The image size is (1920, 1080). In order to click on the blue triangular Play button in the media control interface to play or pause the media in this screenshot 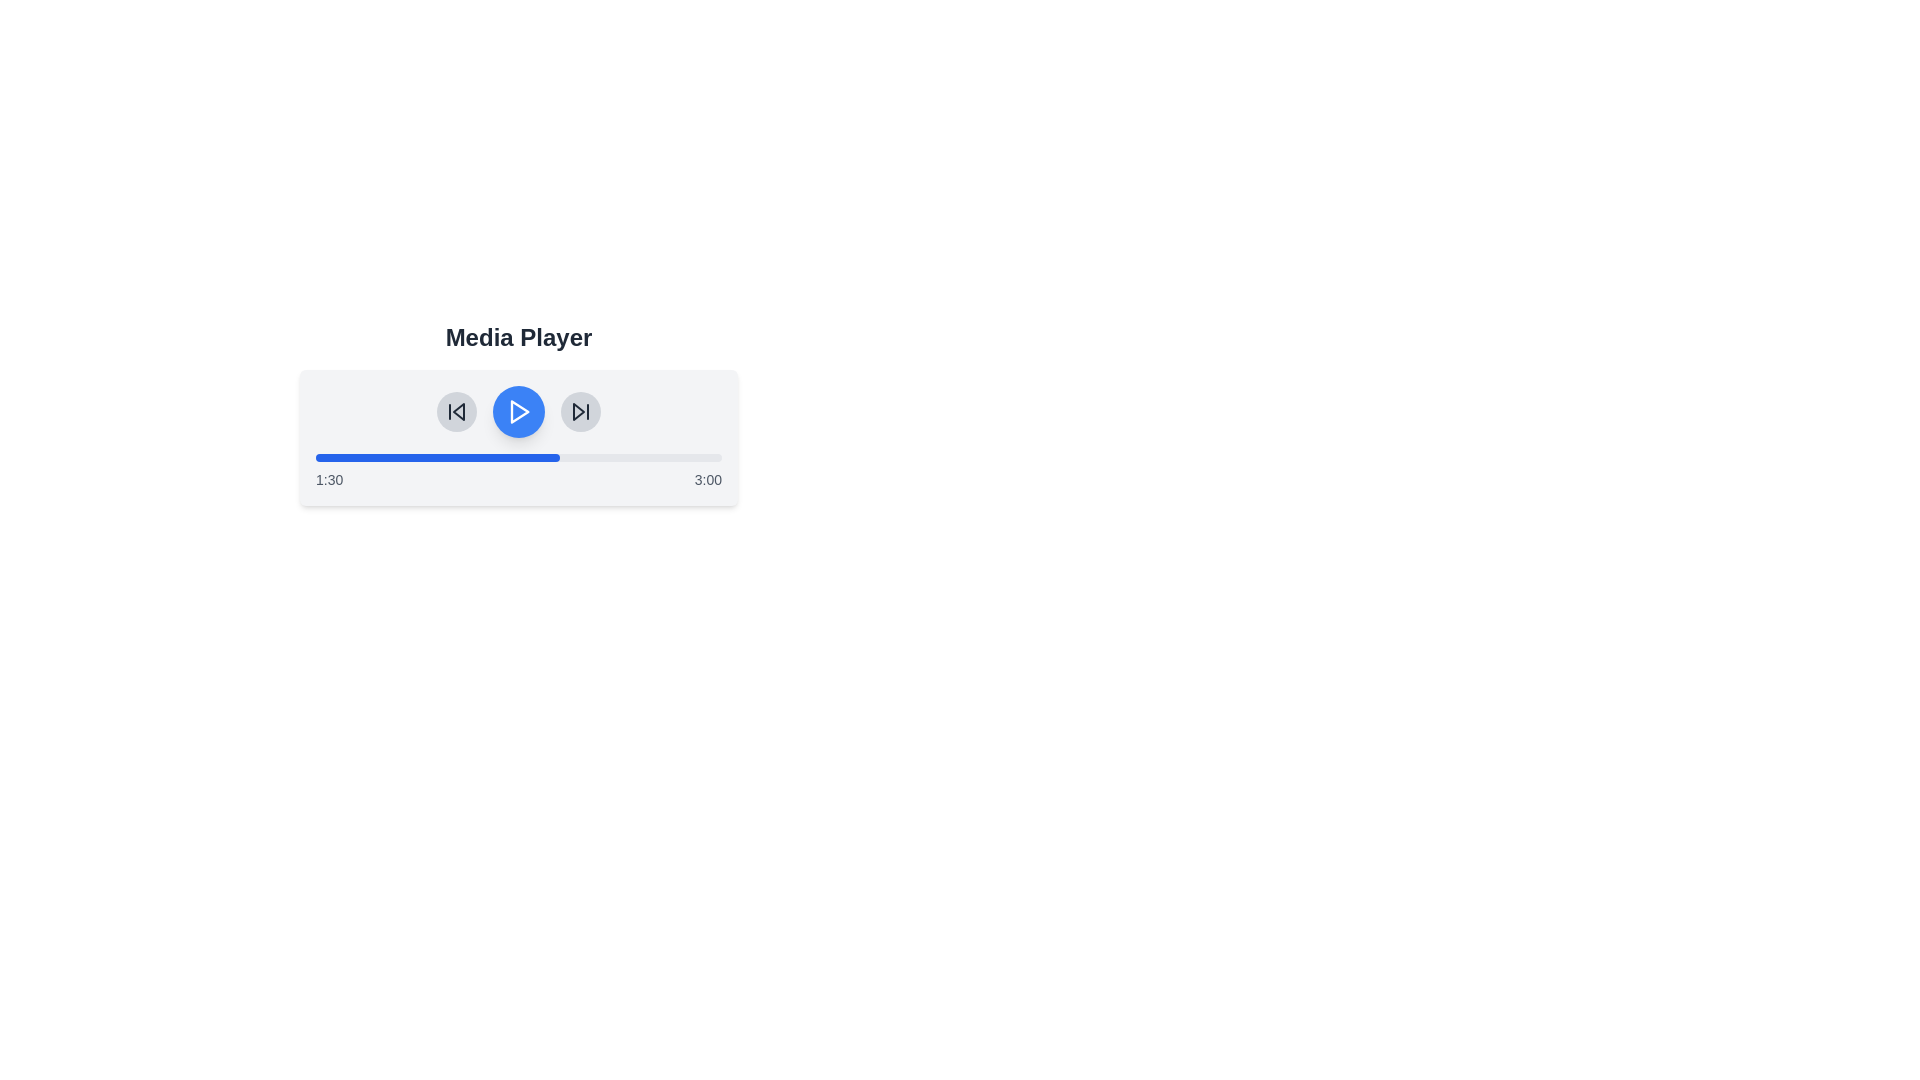, I will do `click(520, 411)`.